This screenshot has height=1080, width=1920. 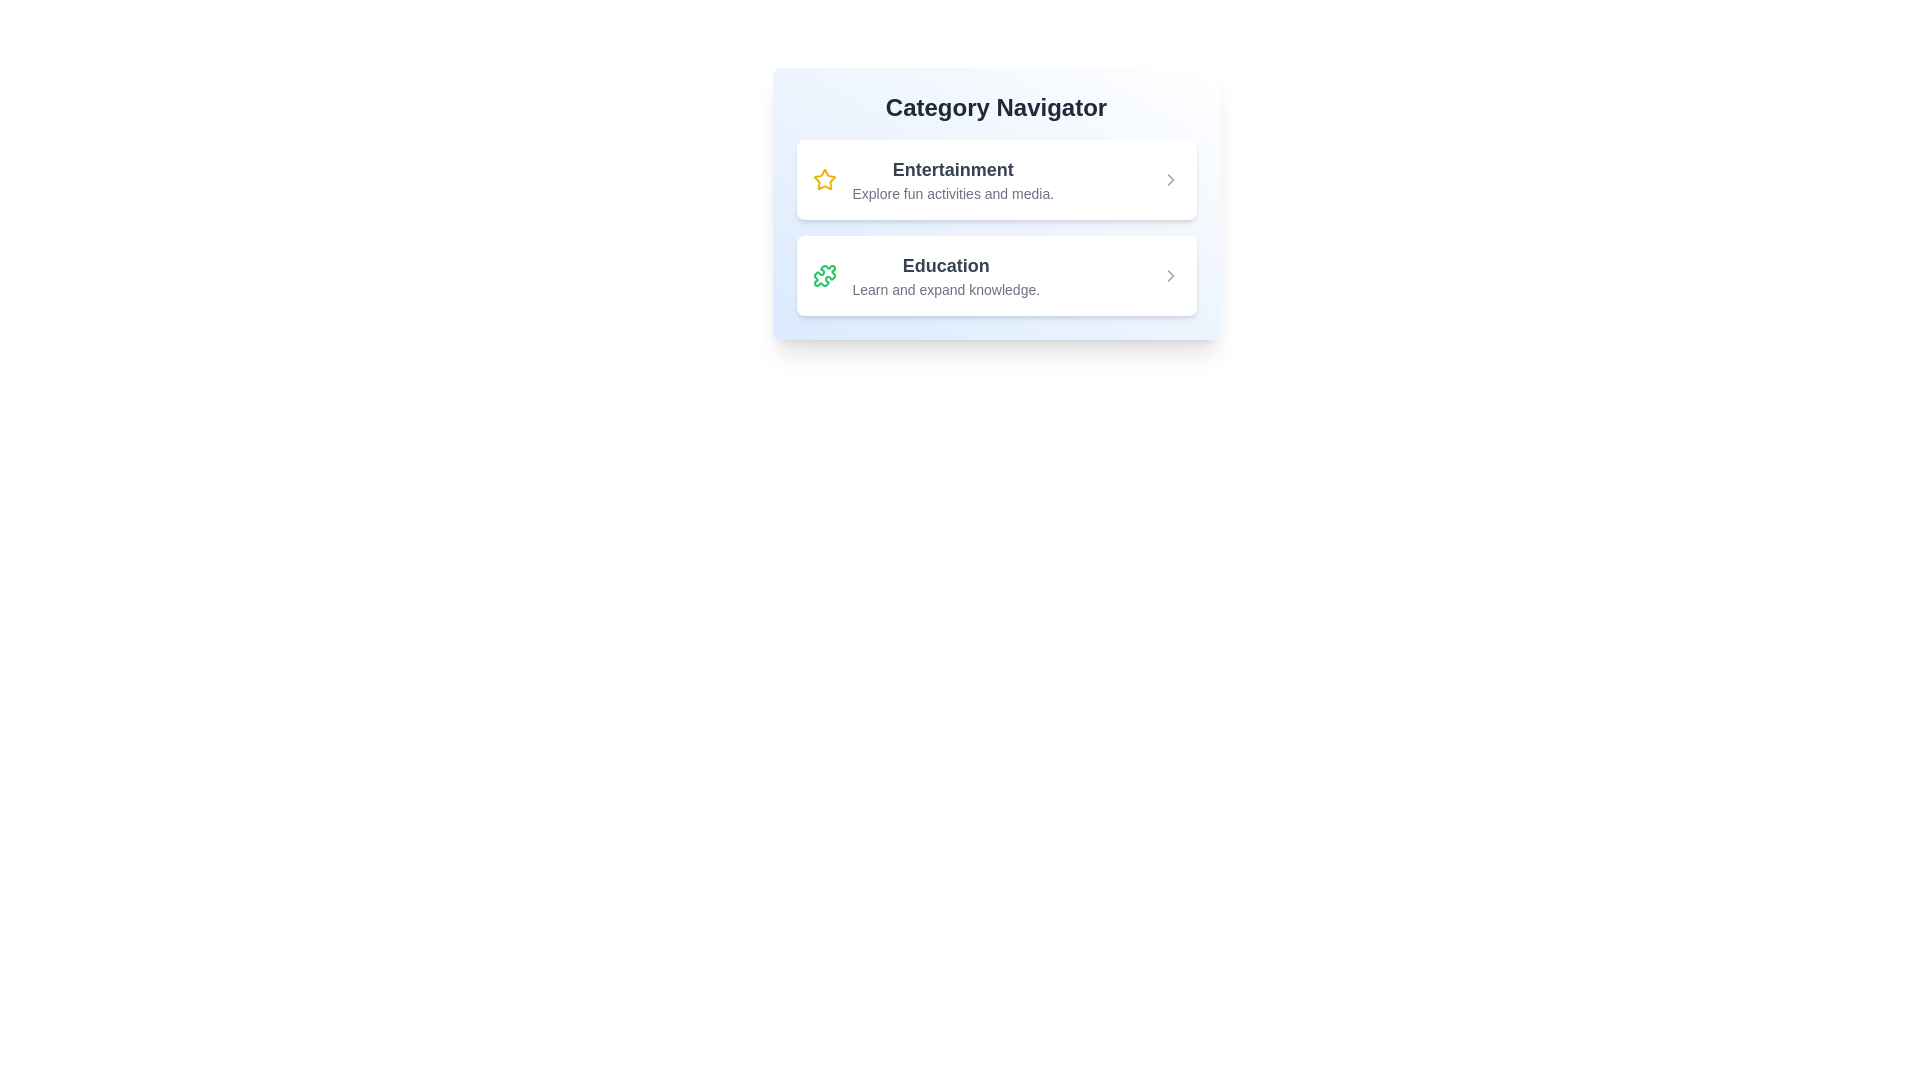 I want to click on the right-facing chevron icon located in the 'Entertainment' section, so click(x=1170, y=180).